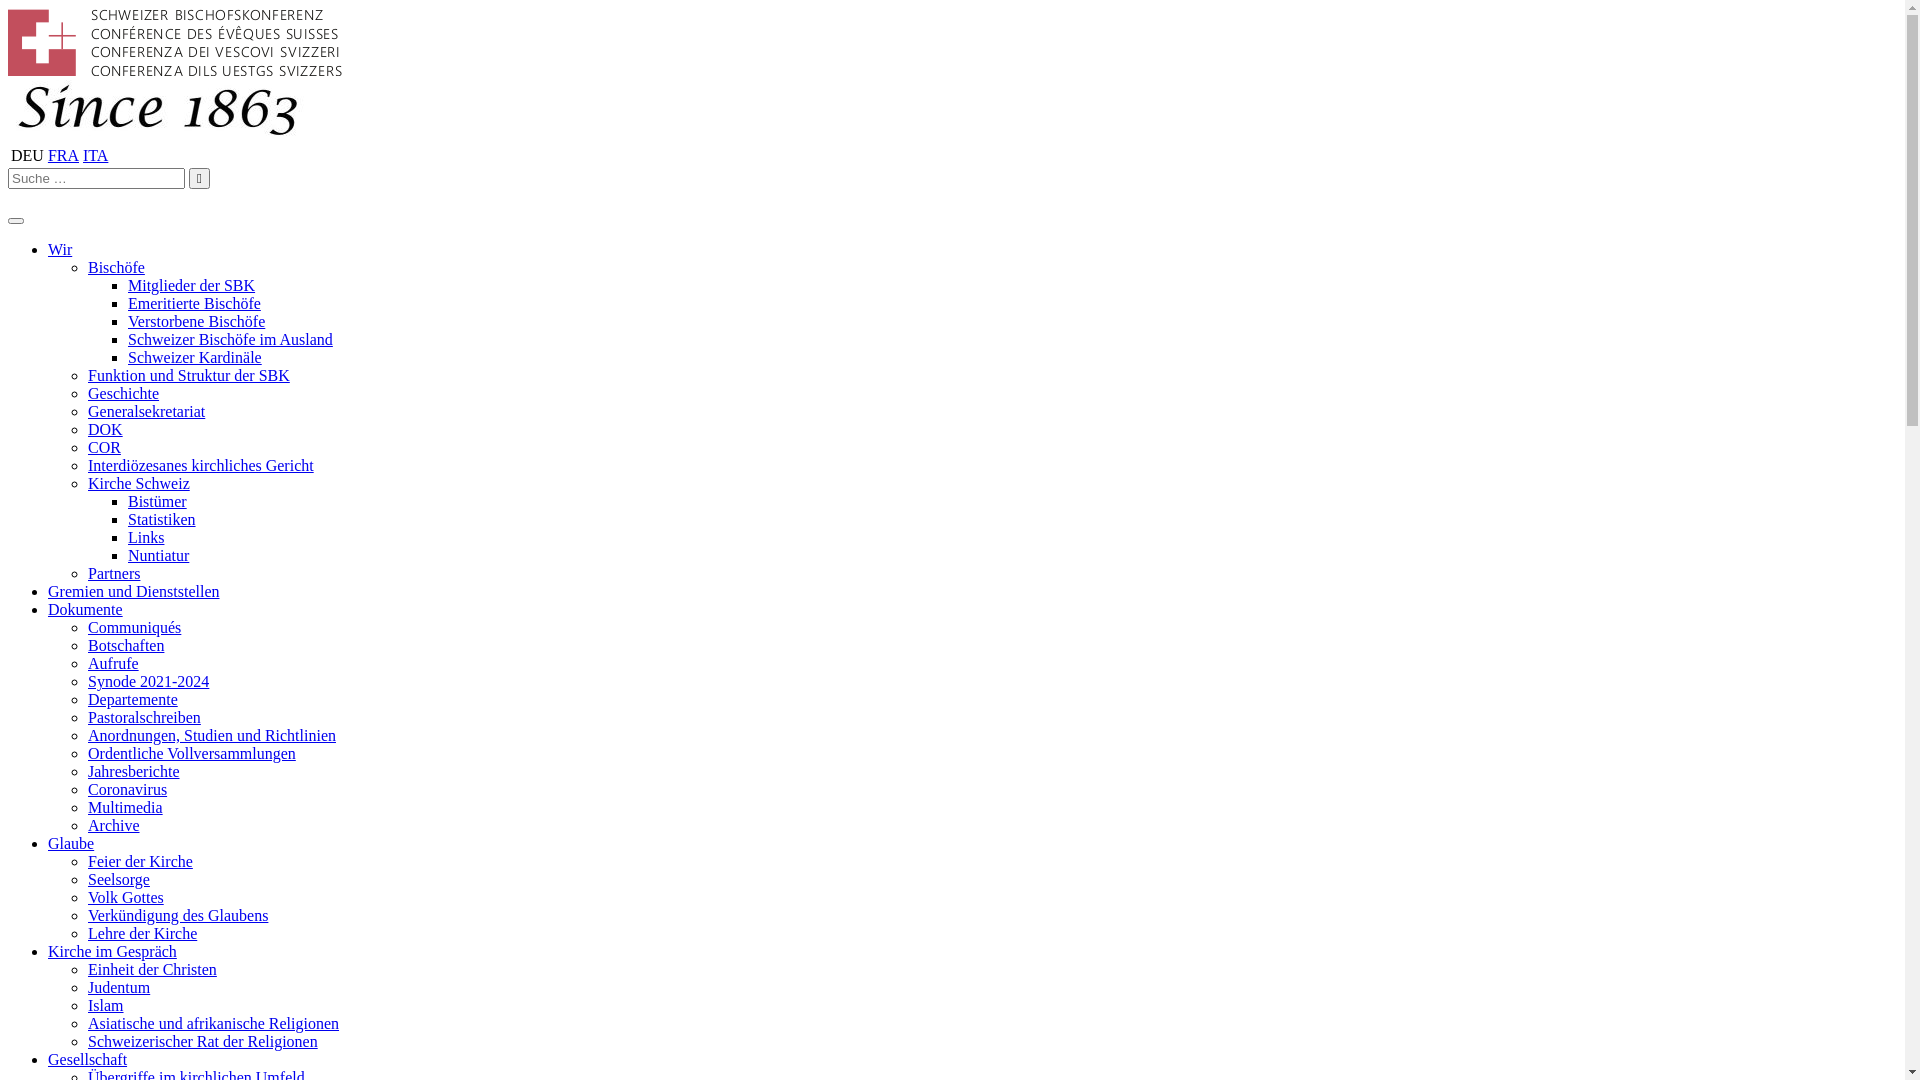  I want to click on 'Schweizerischer Rat der Religionen', so click(202, 1040).